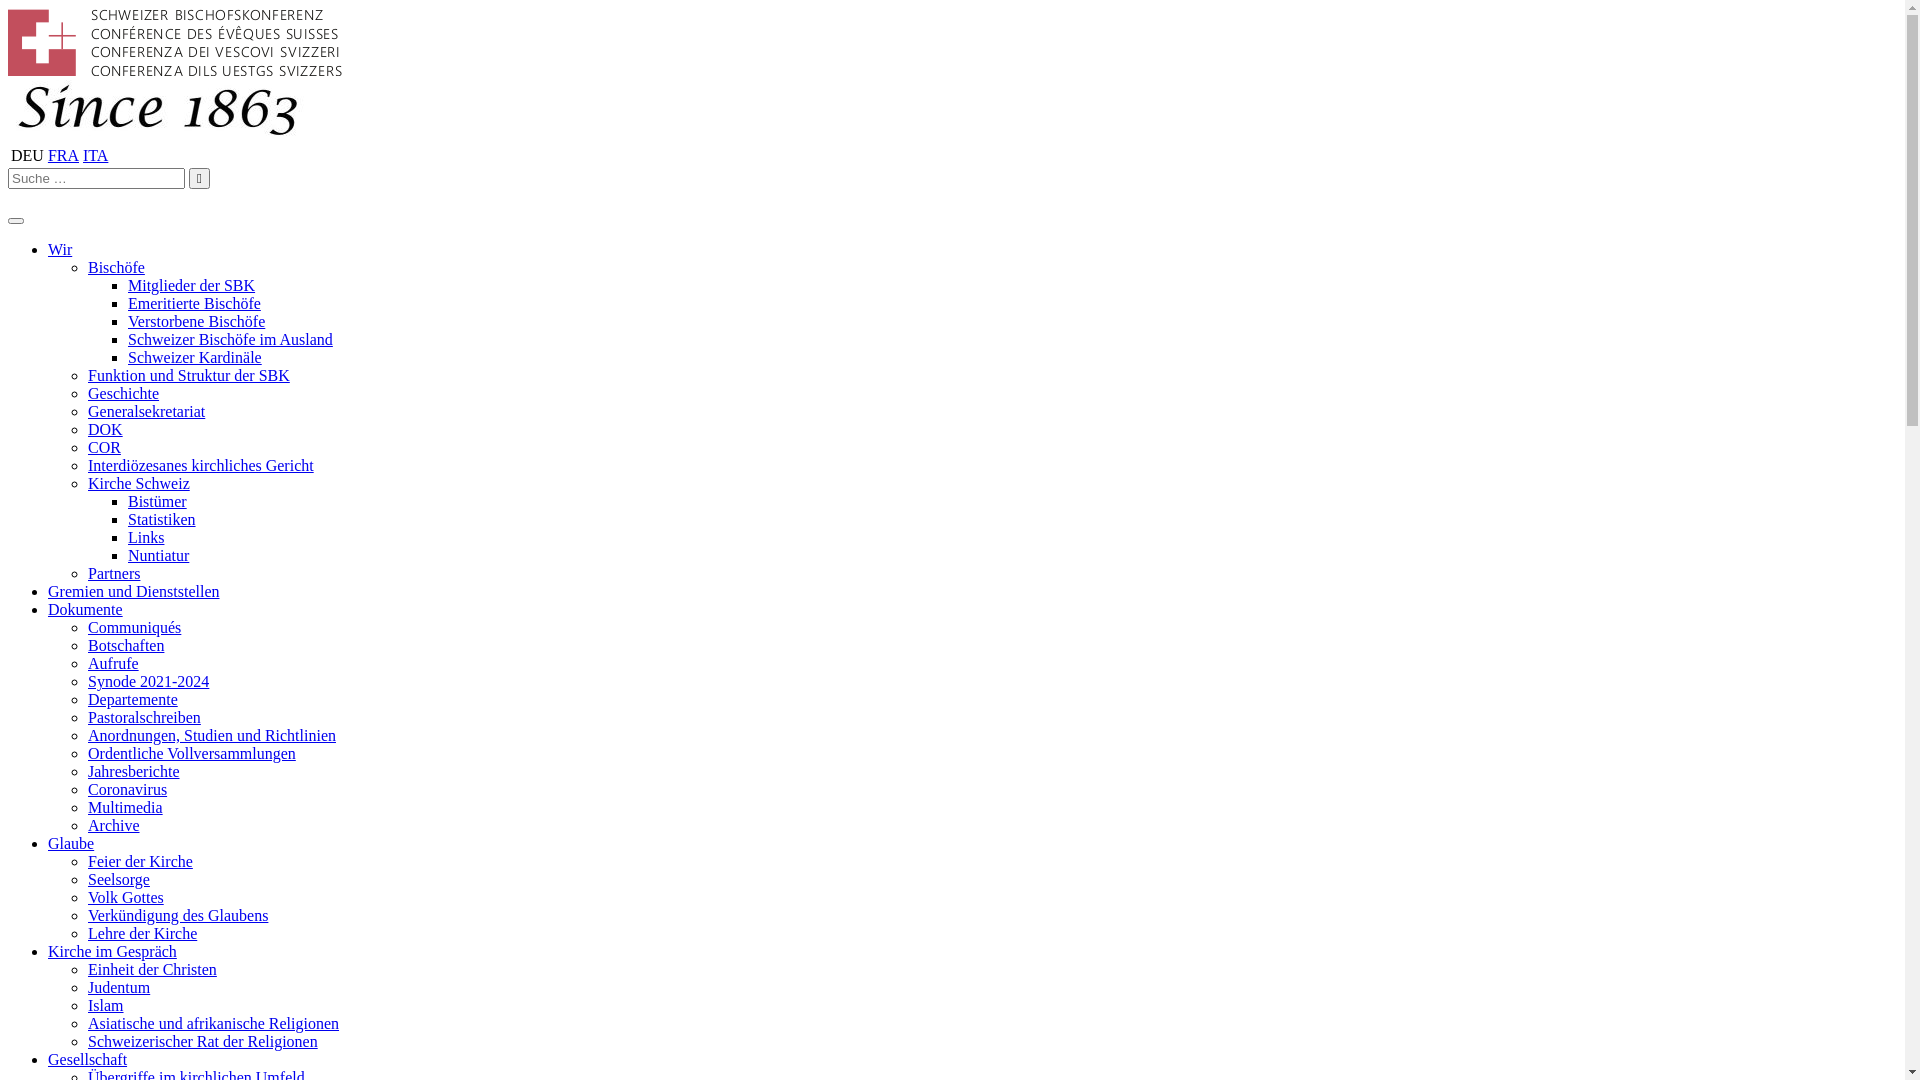  I want to click on 'Schweizerischer Rat der Religionen', so click(202, 1040).